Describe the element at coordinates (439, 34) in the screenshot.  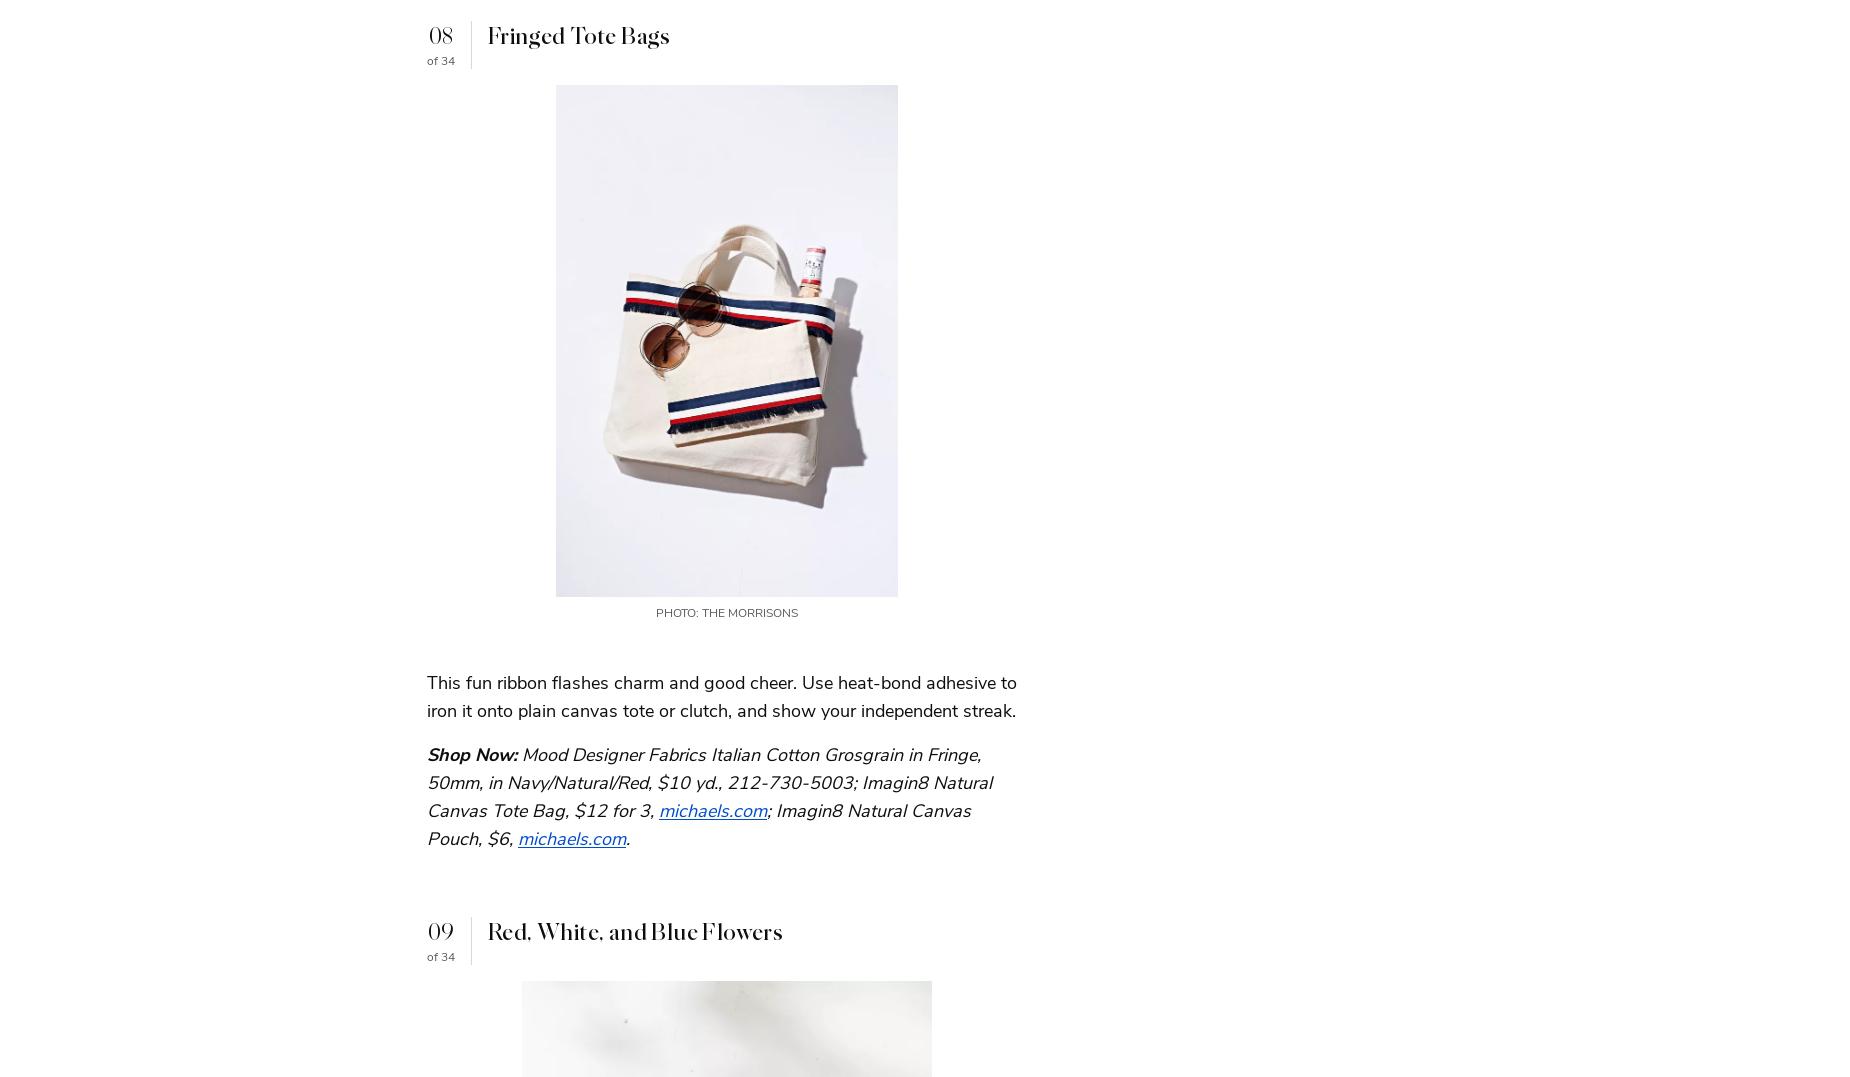
I see `'08'` at that location.